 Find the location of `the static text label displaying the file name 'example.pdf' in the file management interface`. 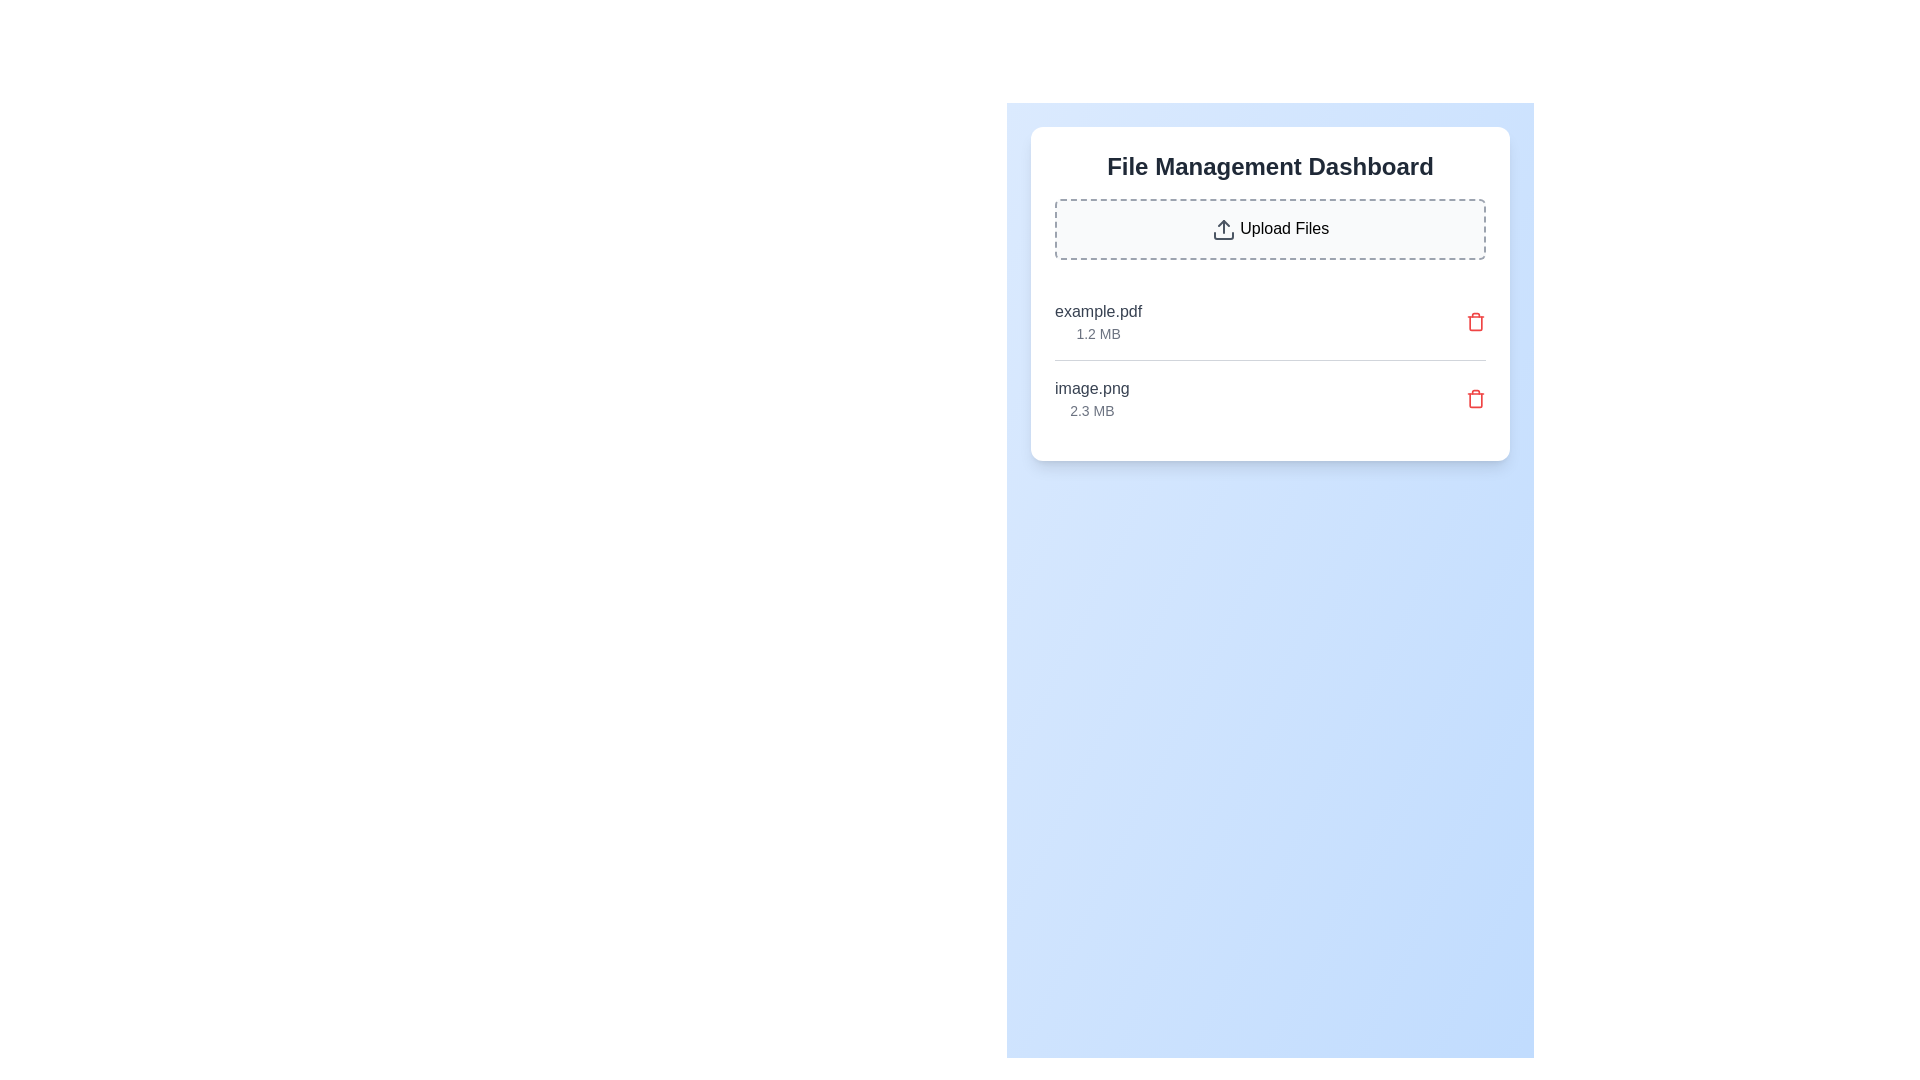

the static text label displaying the file name 'example.pdf' in the file management interface is located at coordinates (1097, 311).